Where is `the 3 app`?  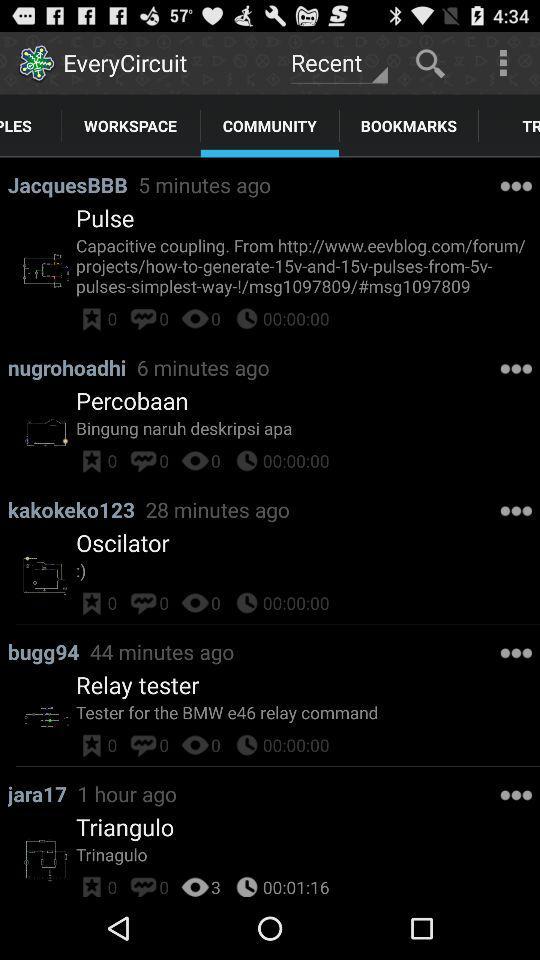 the 3 app is located at coordinates (215, 883).